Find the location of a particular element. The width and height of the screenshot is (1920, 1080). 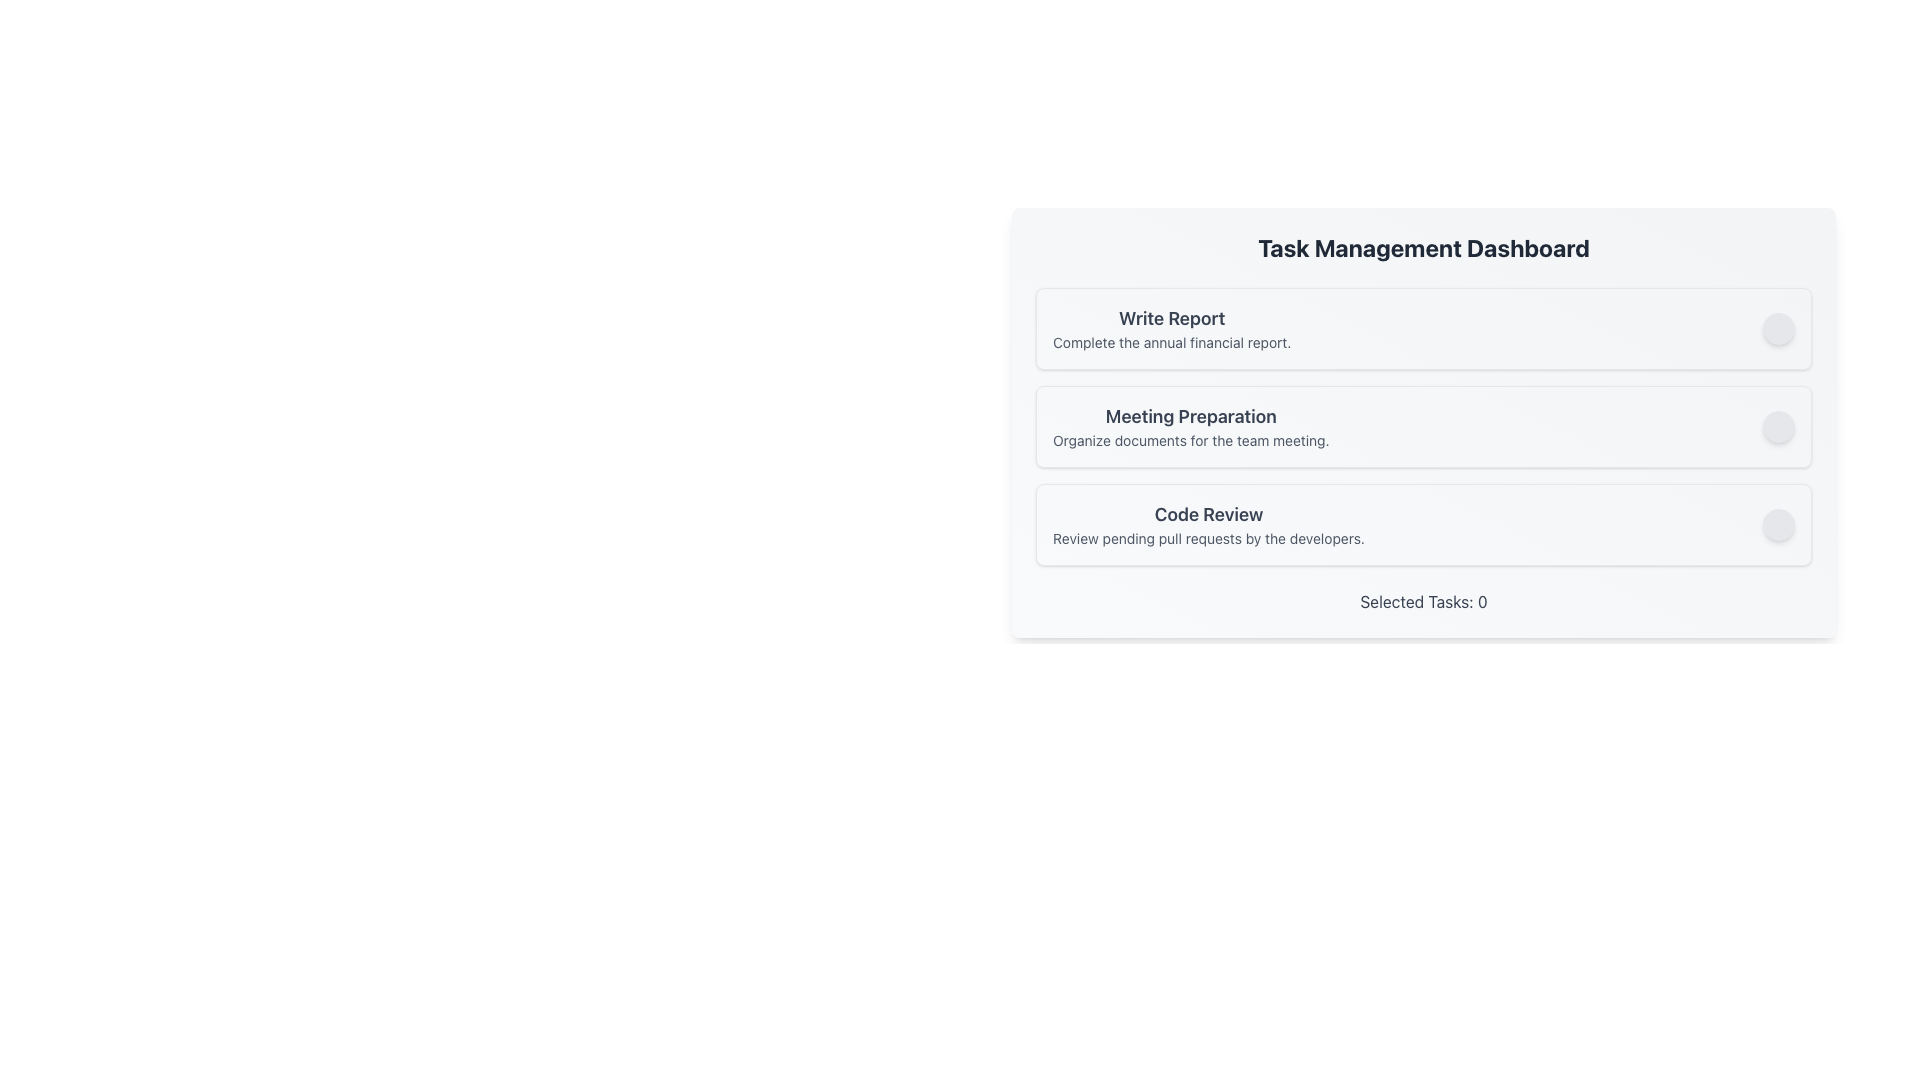

the 'Meeting Preparation' task card is located at coordinates (1423, 426).